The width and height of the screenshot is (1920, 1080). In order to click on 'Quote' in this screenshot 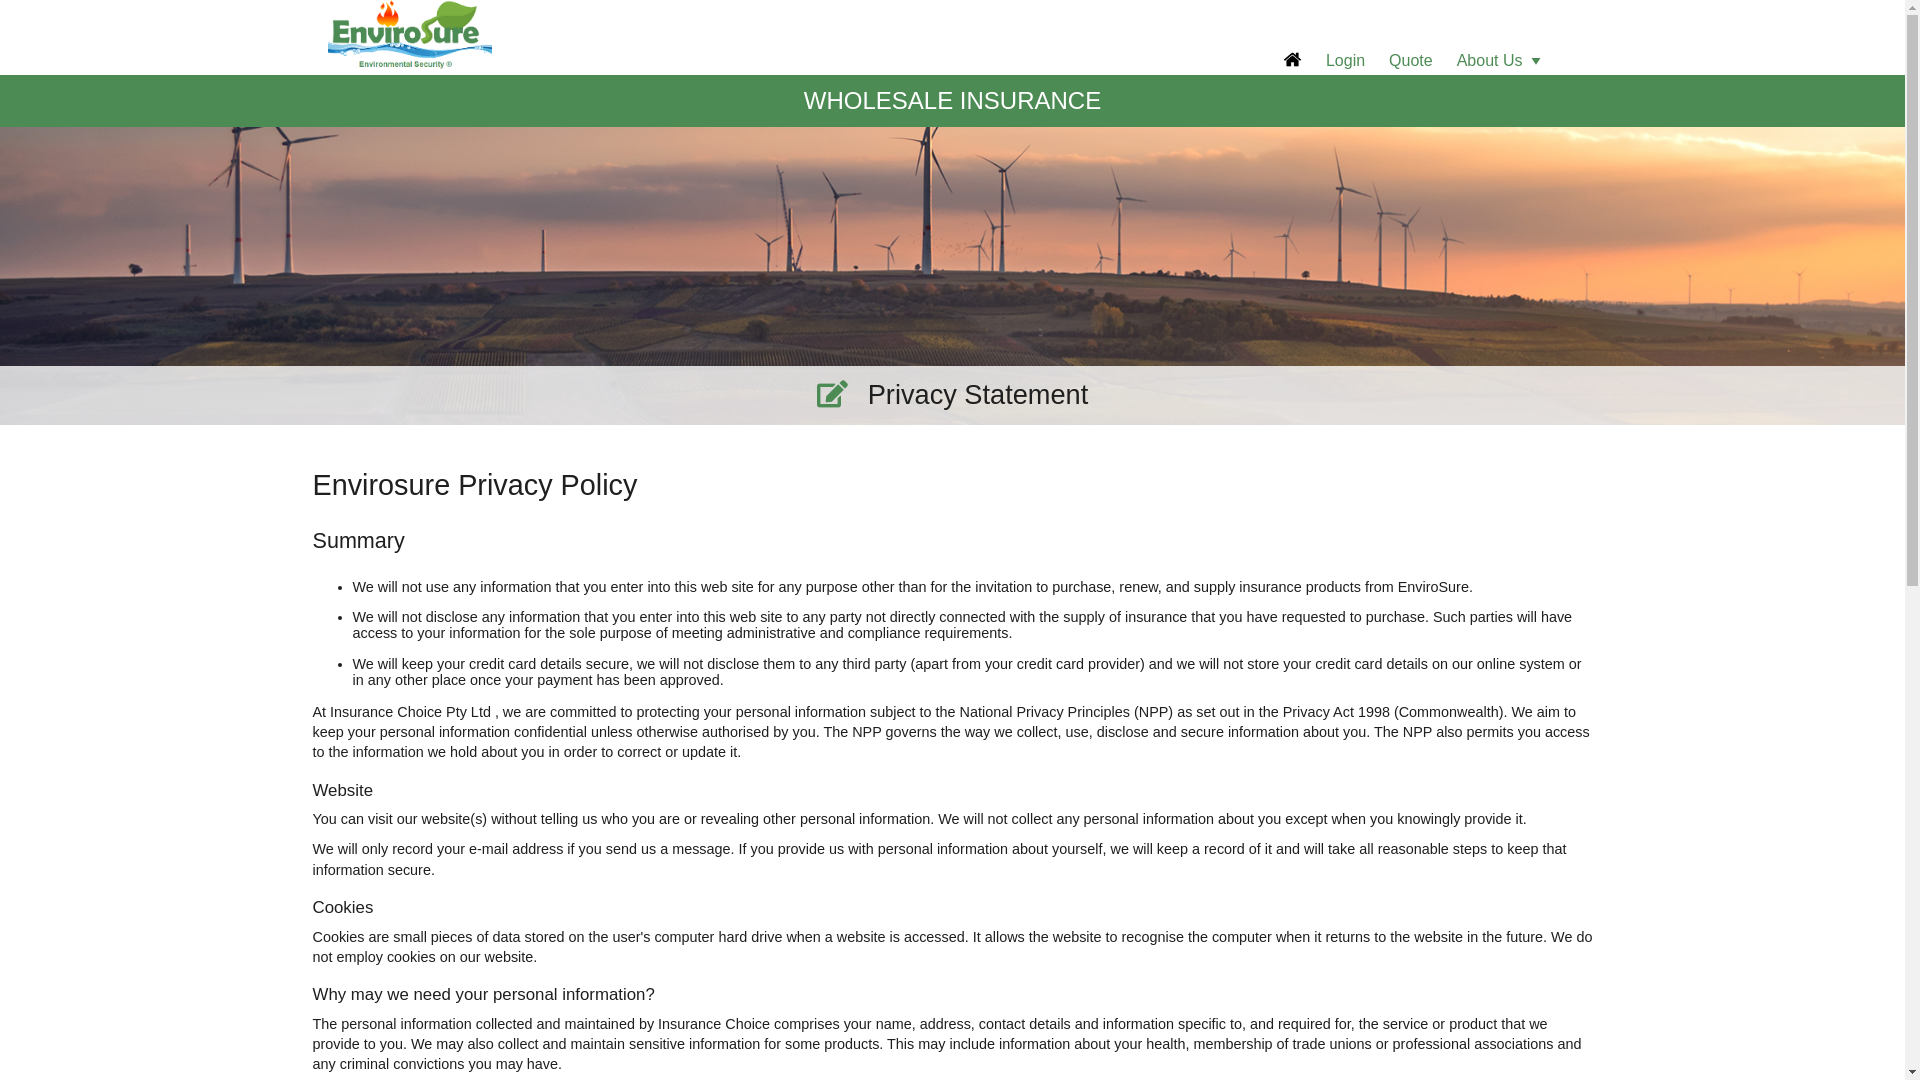, I will do `click(1410, 59)`.